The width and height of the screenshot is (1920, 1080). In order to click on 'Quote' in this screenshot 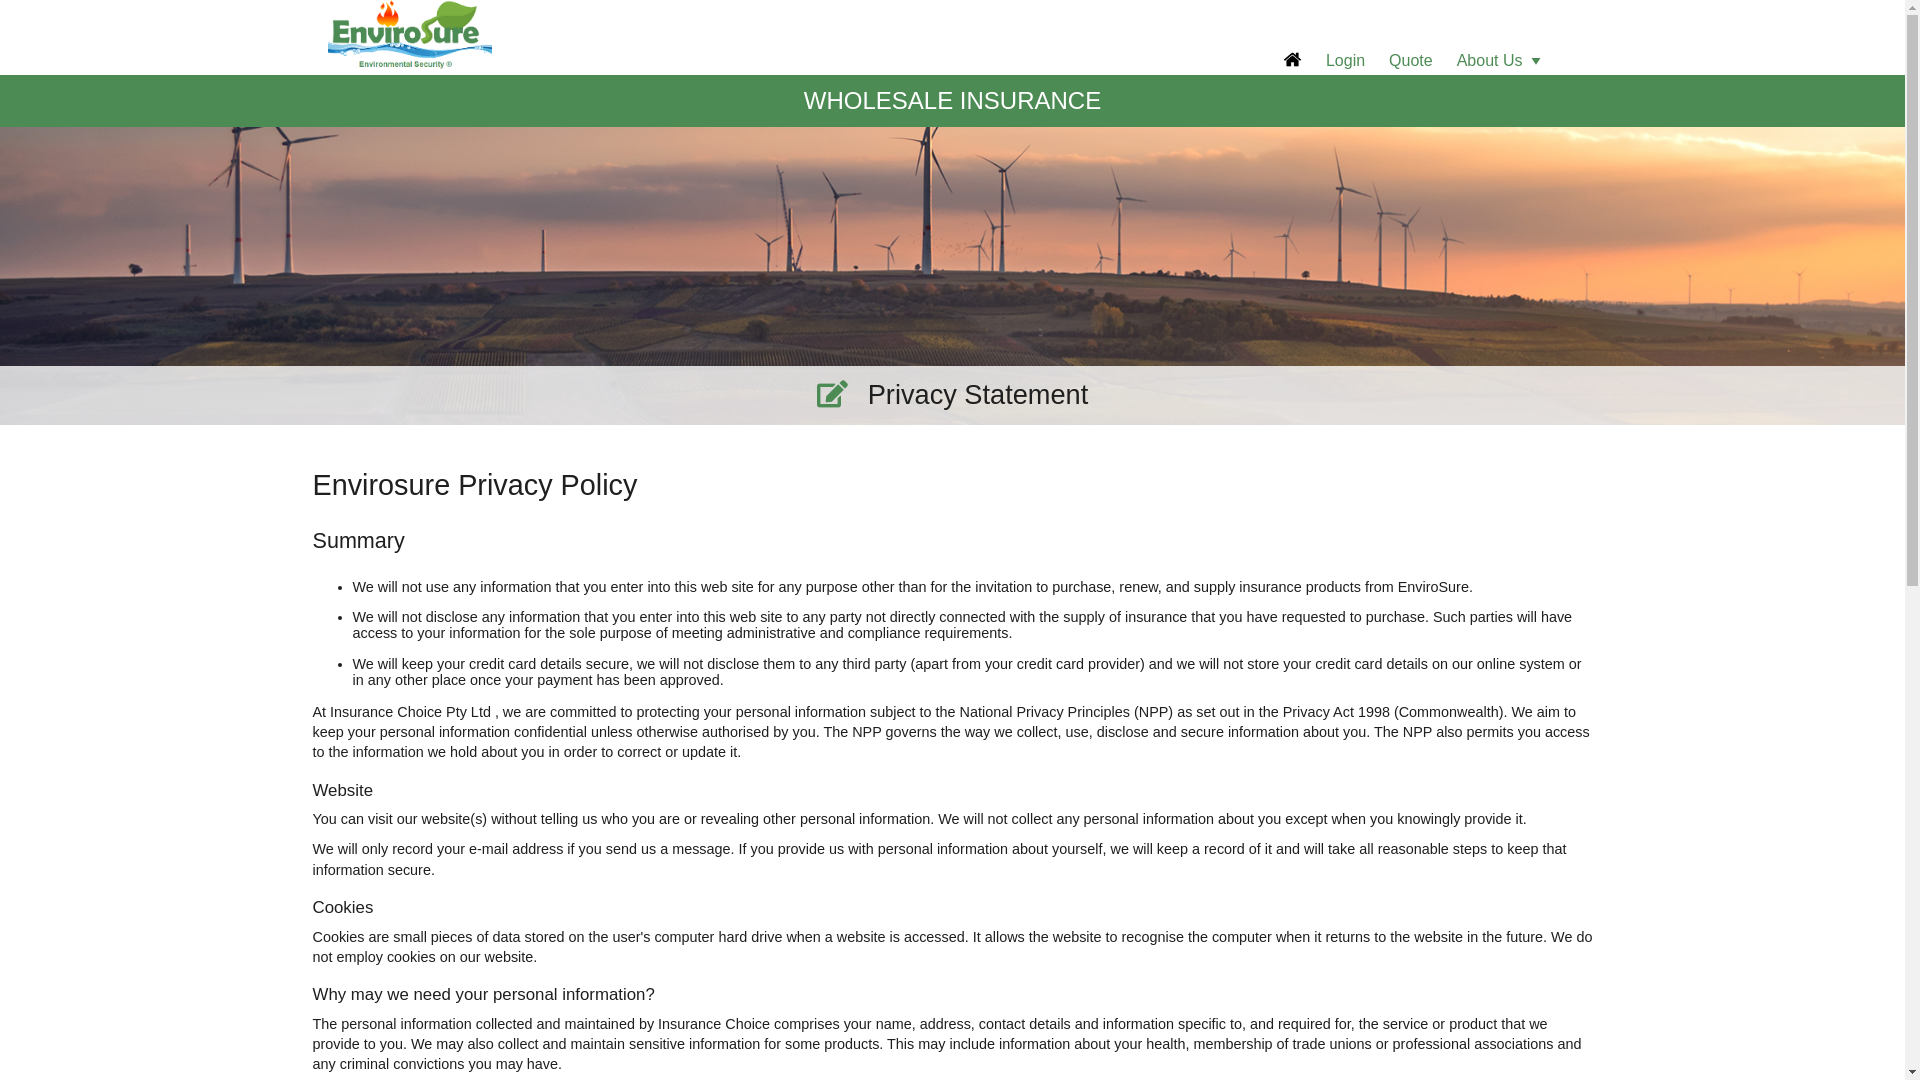, I will do `click(1410, 59)`.